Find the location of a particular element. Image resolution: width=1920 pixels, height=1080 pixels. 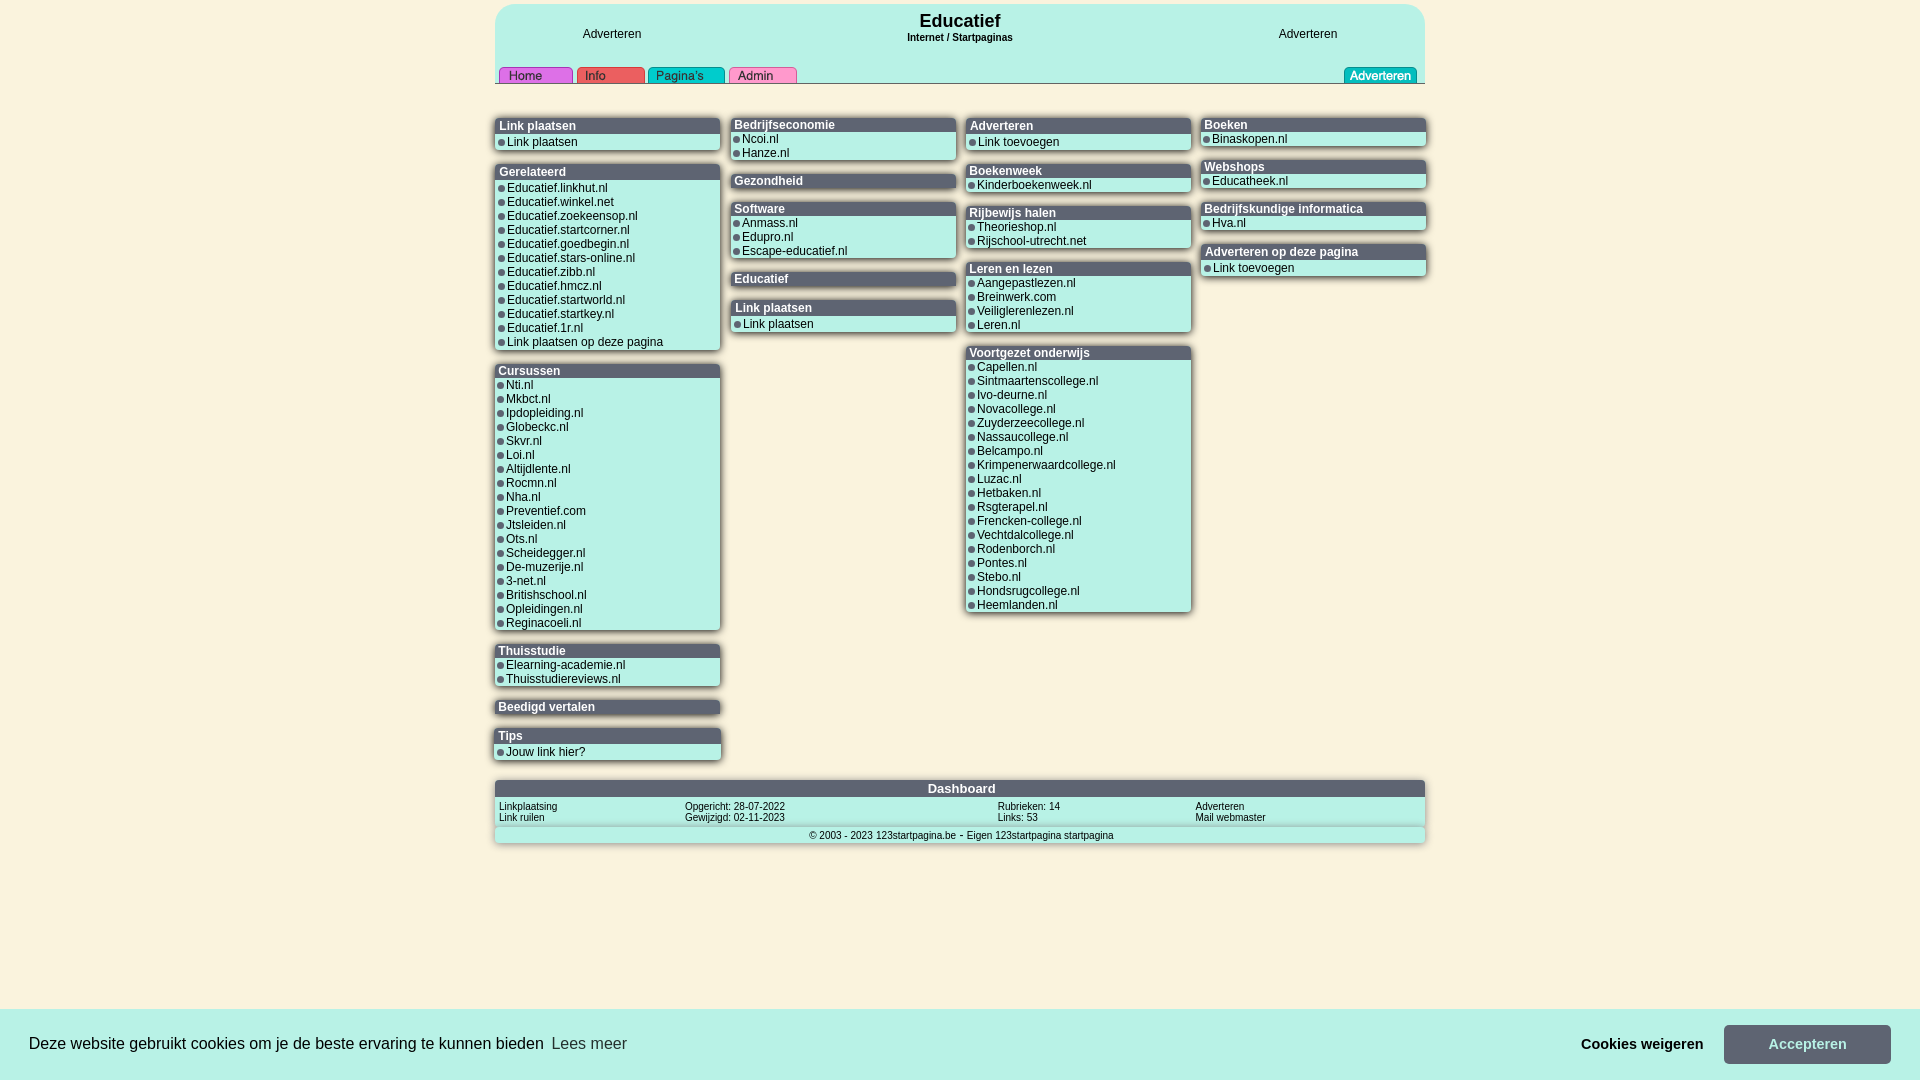

'3-net.nl' is located at coordinates (505, 581).